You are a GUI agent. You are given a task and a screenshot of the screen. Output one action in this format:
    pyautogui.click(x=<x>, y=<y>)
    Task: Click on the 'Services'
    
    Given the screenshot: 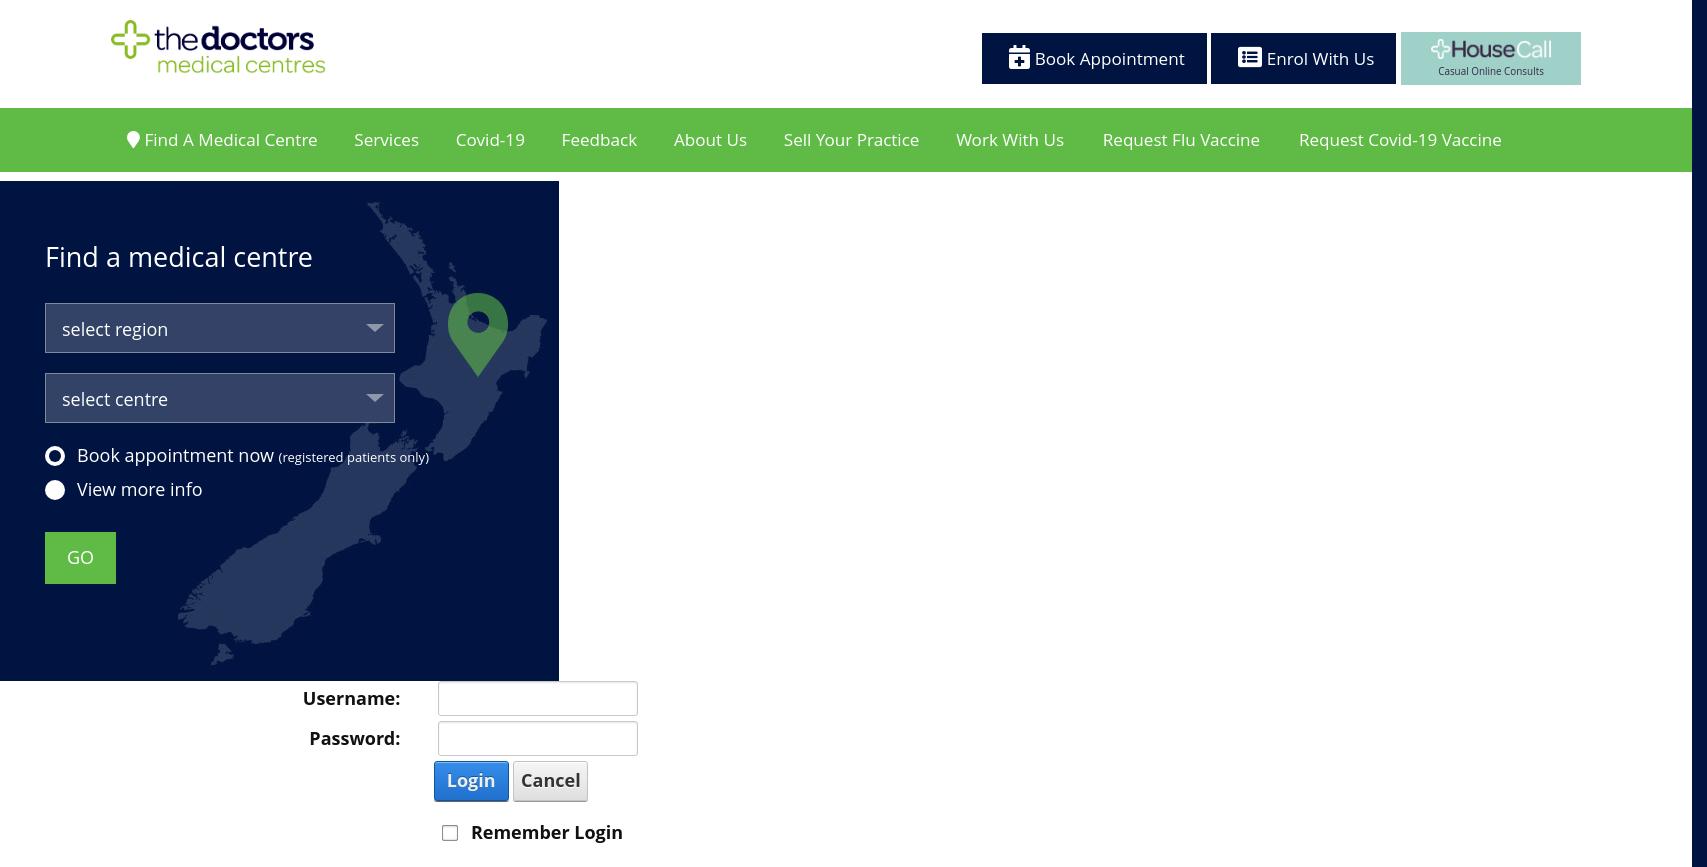 What is the action you would take?
    pyautogui.click(x=386, y=155)
    